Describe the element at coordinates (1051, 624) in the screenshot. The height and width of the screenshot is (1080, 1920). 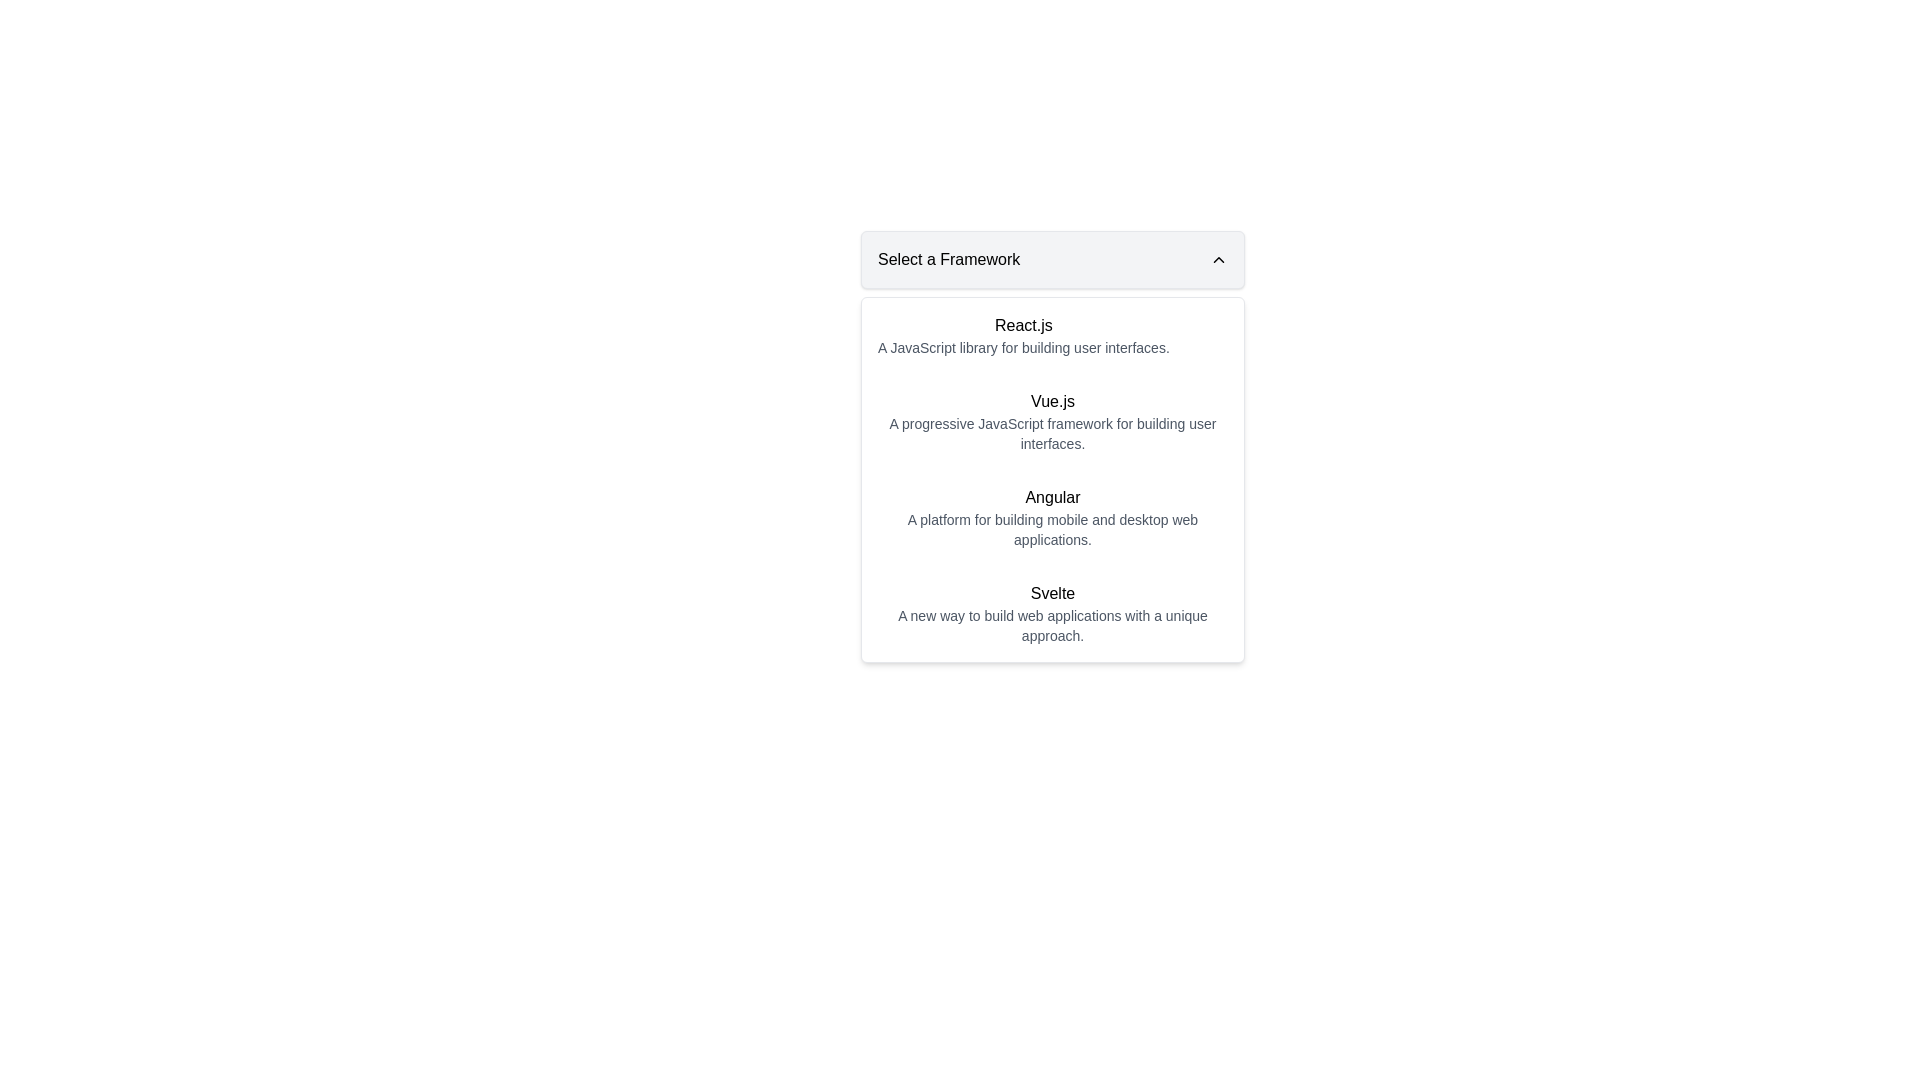
I see `the descriptive text element located below the bolded title 'Svelte' in the framework list` at that location.